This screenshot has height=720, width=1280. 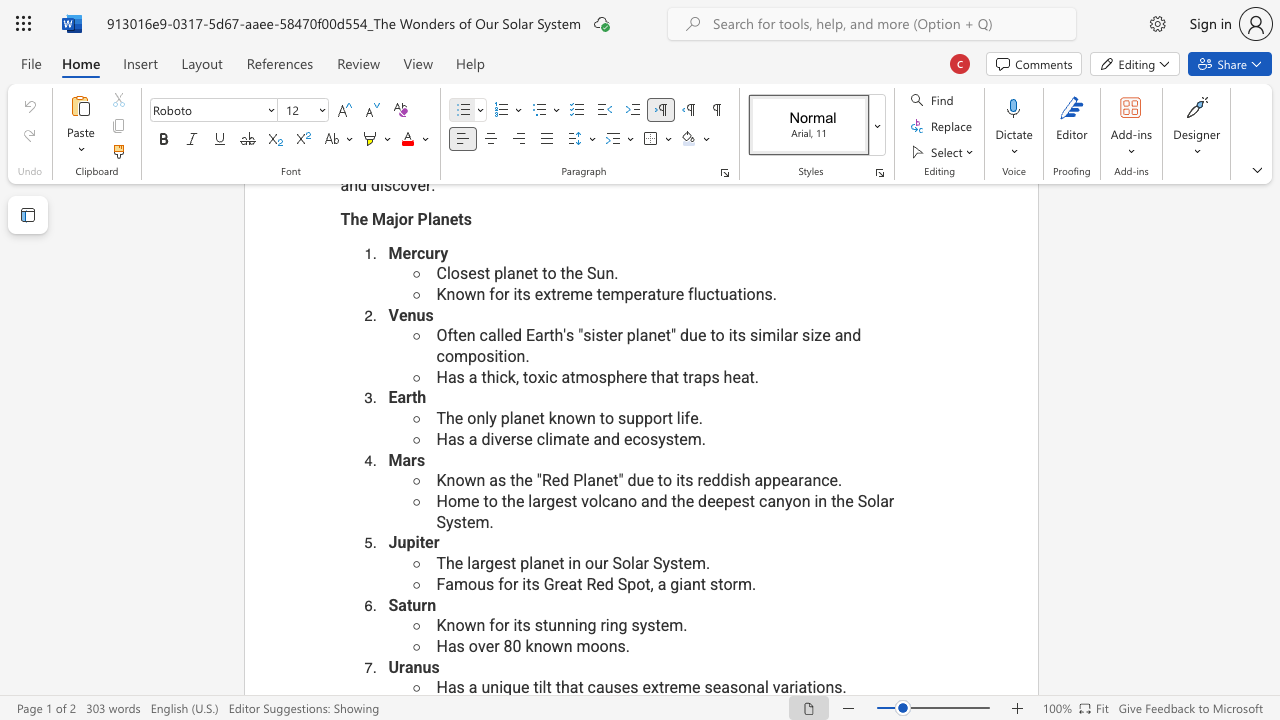 I want to click on the space between the continuous character "d" and "i" in the text, so click(x=489, y=438).